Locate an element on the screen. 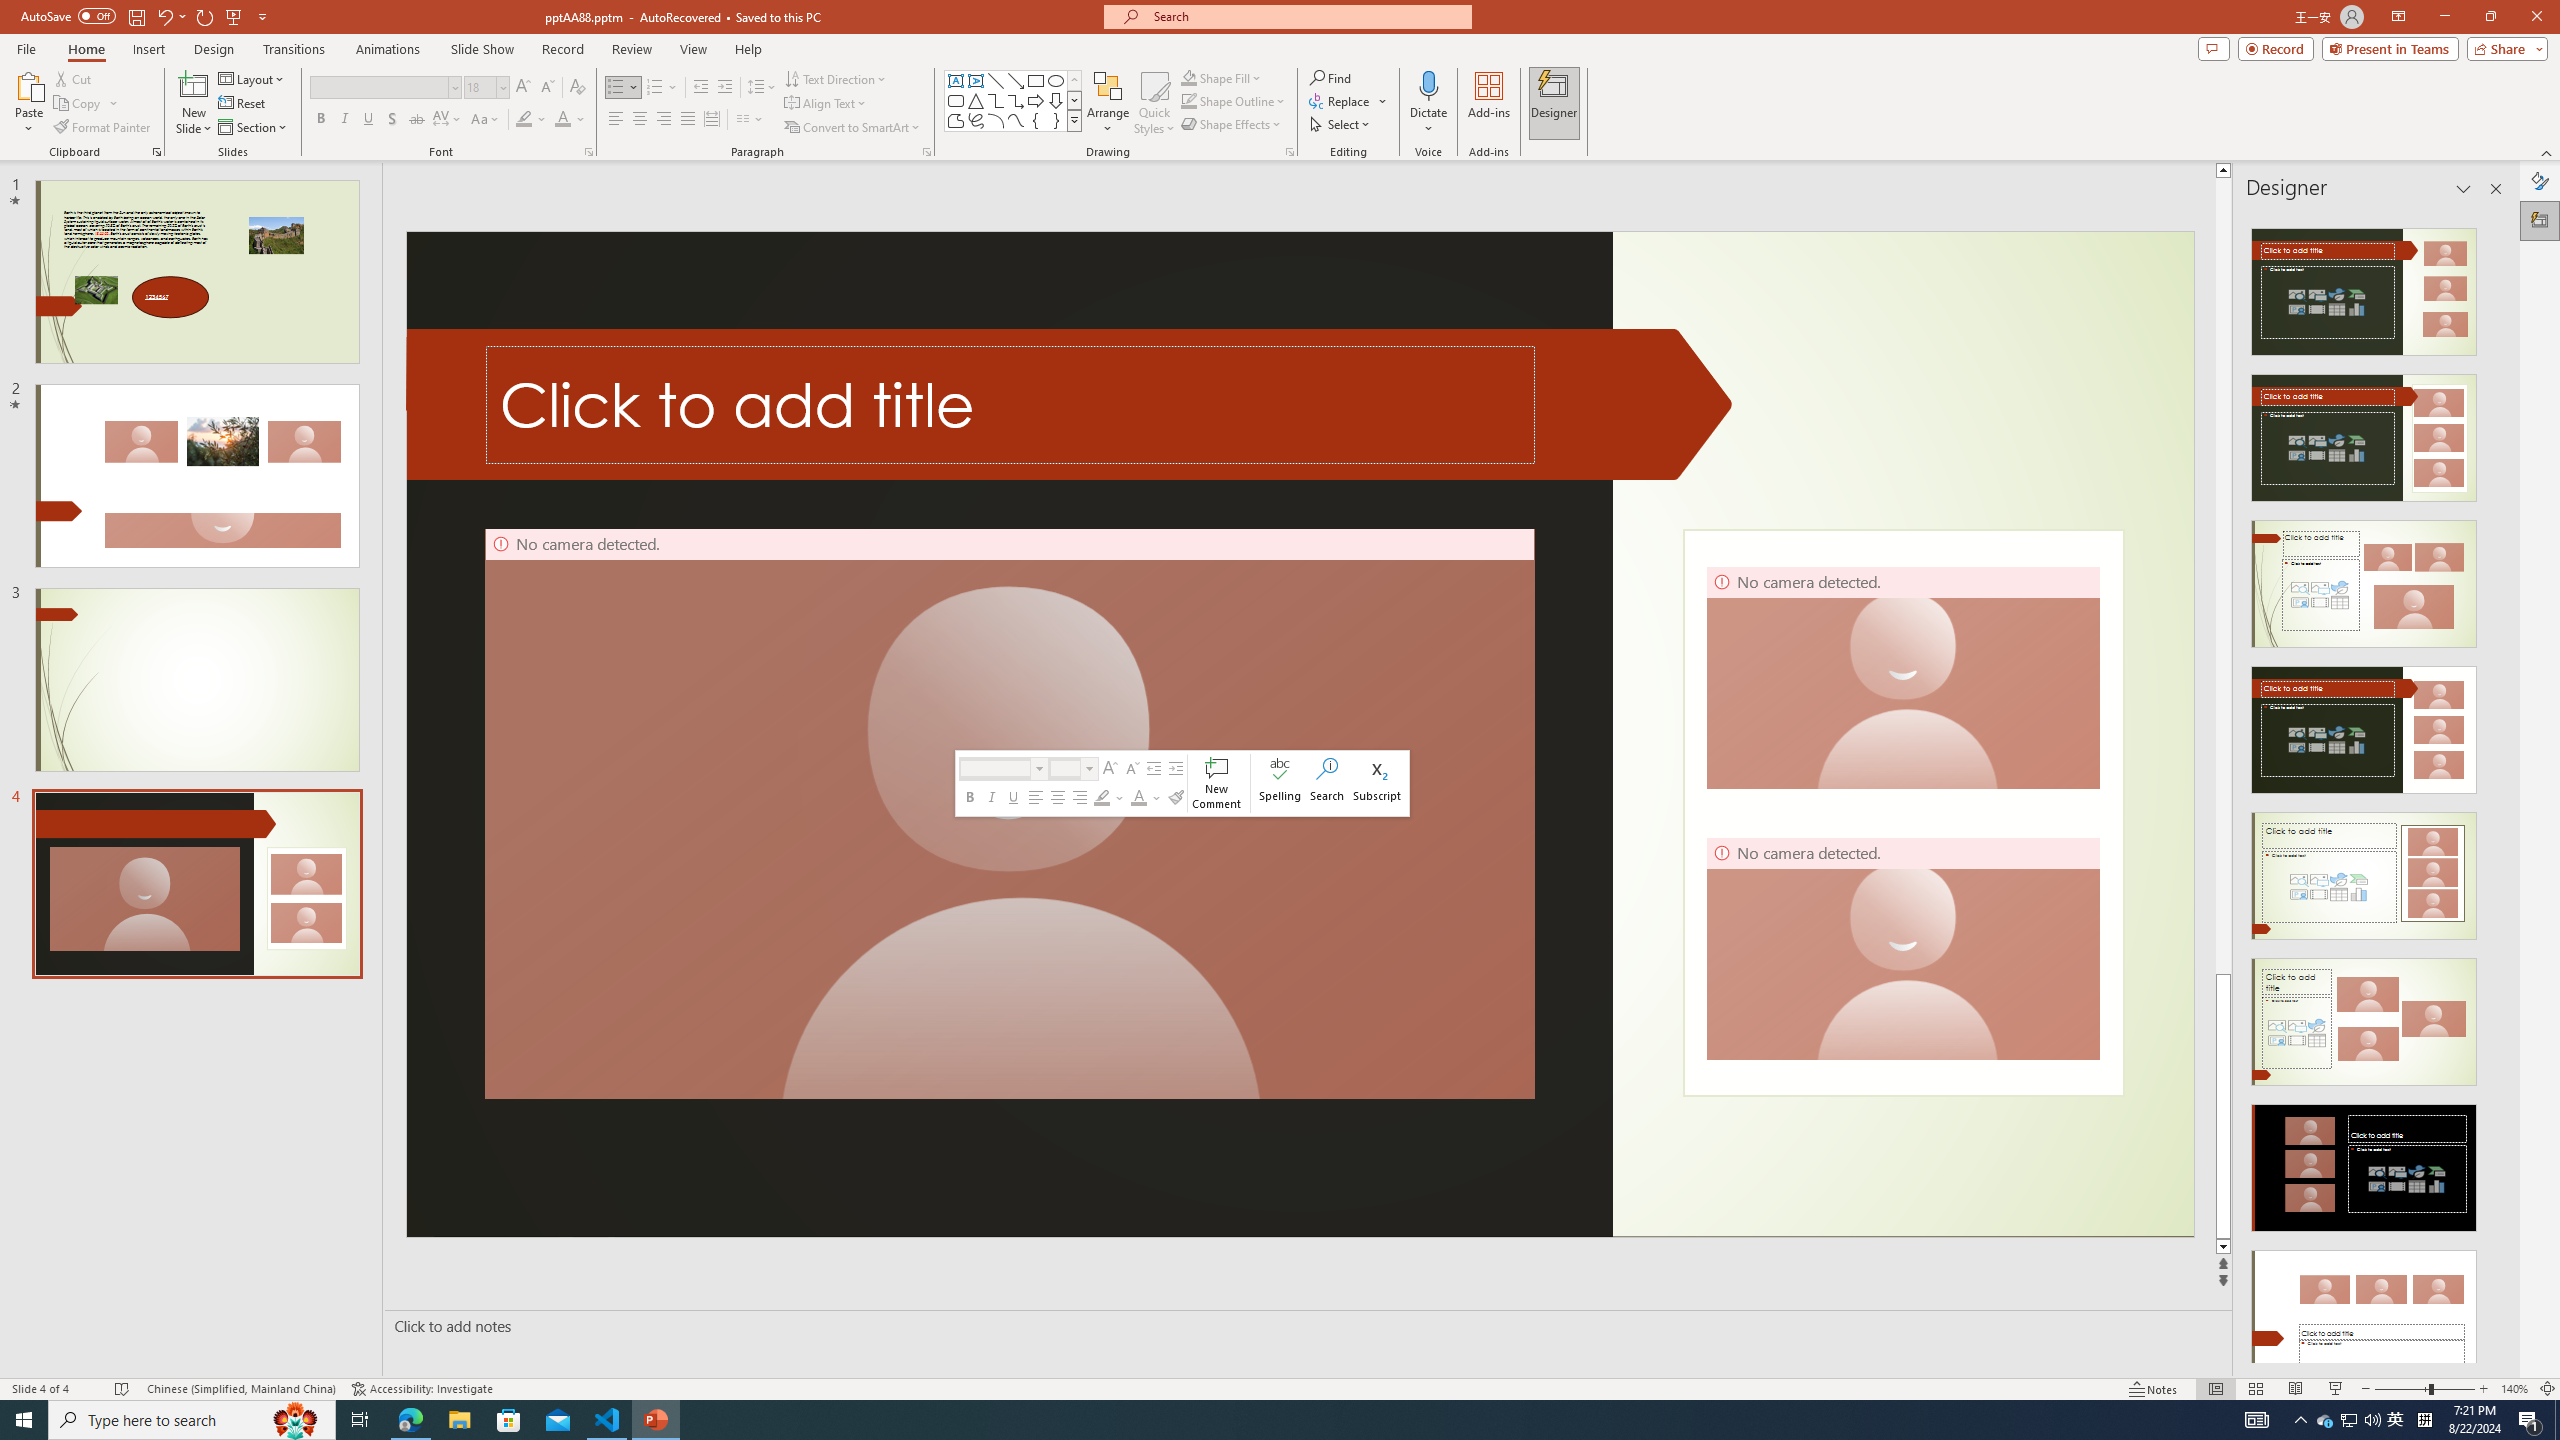  'Align Left' is located at coordinates (615, 118).